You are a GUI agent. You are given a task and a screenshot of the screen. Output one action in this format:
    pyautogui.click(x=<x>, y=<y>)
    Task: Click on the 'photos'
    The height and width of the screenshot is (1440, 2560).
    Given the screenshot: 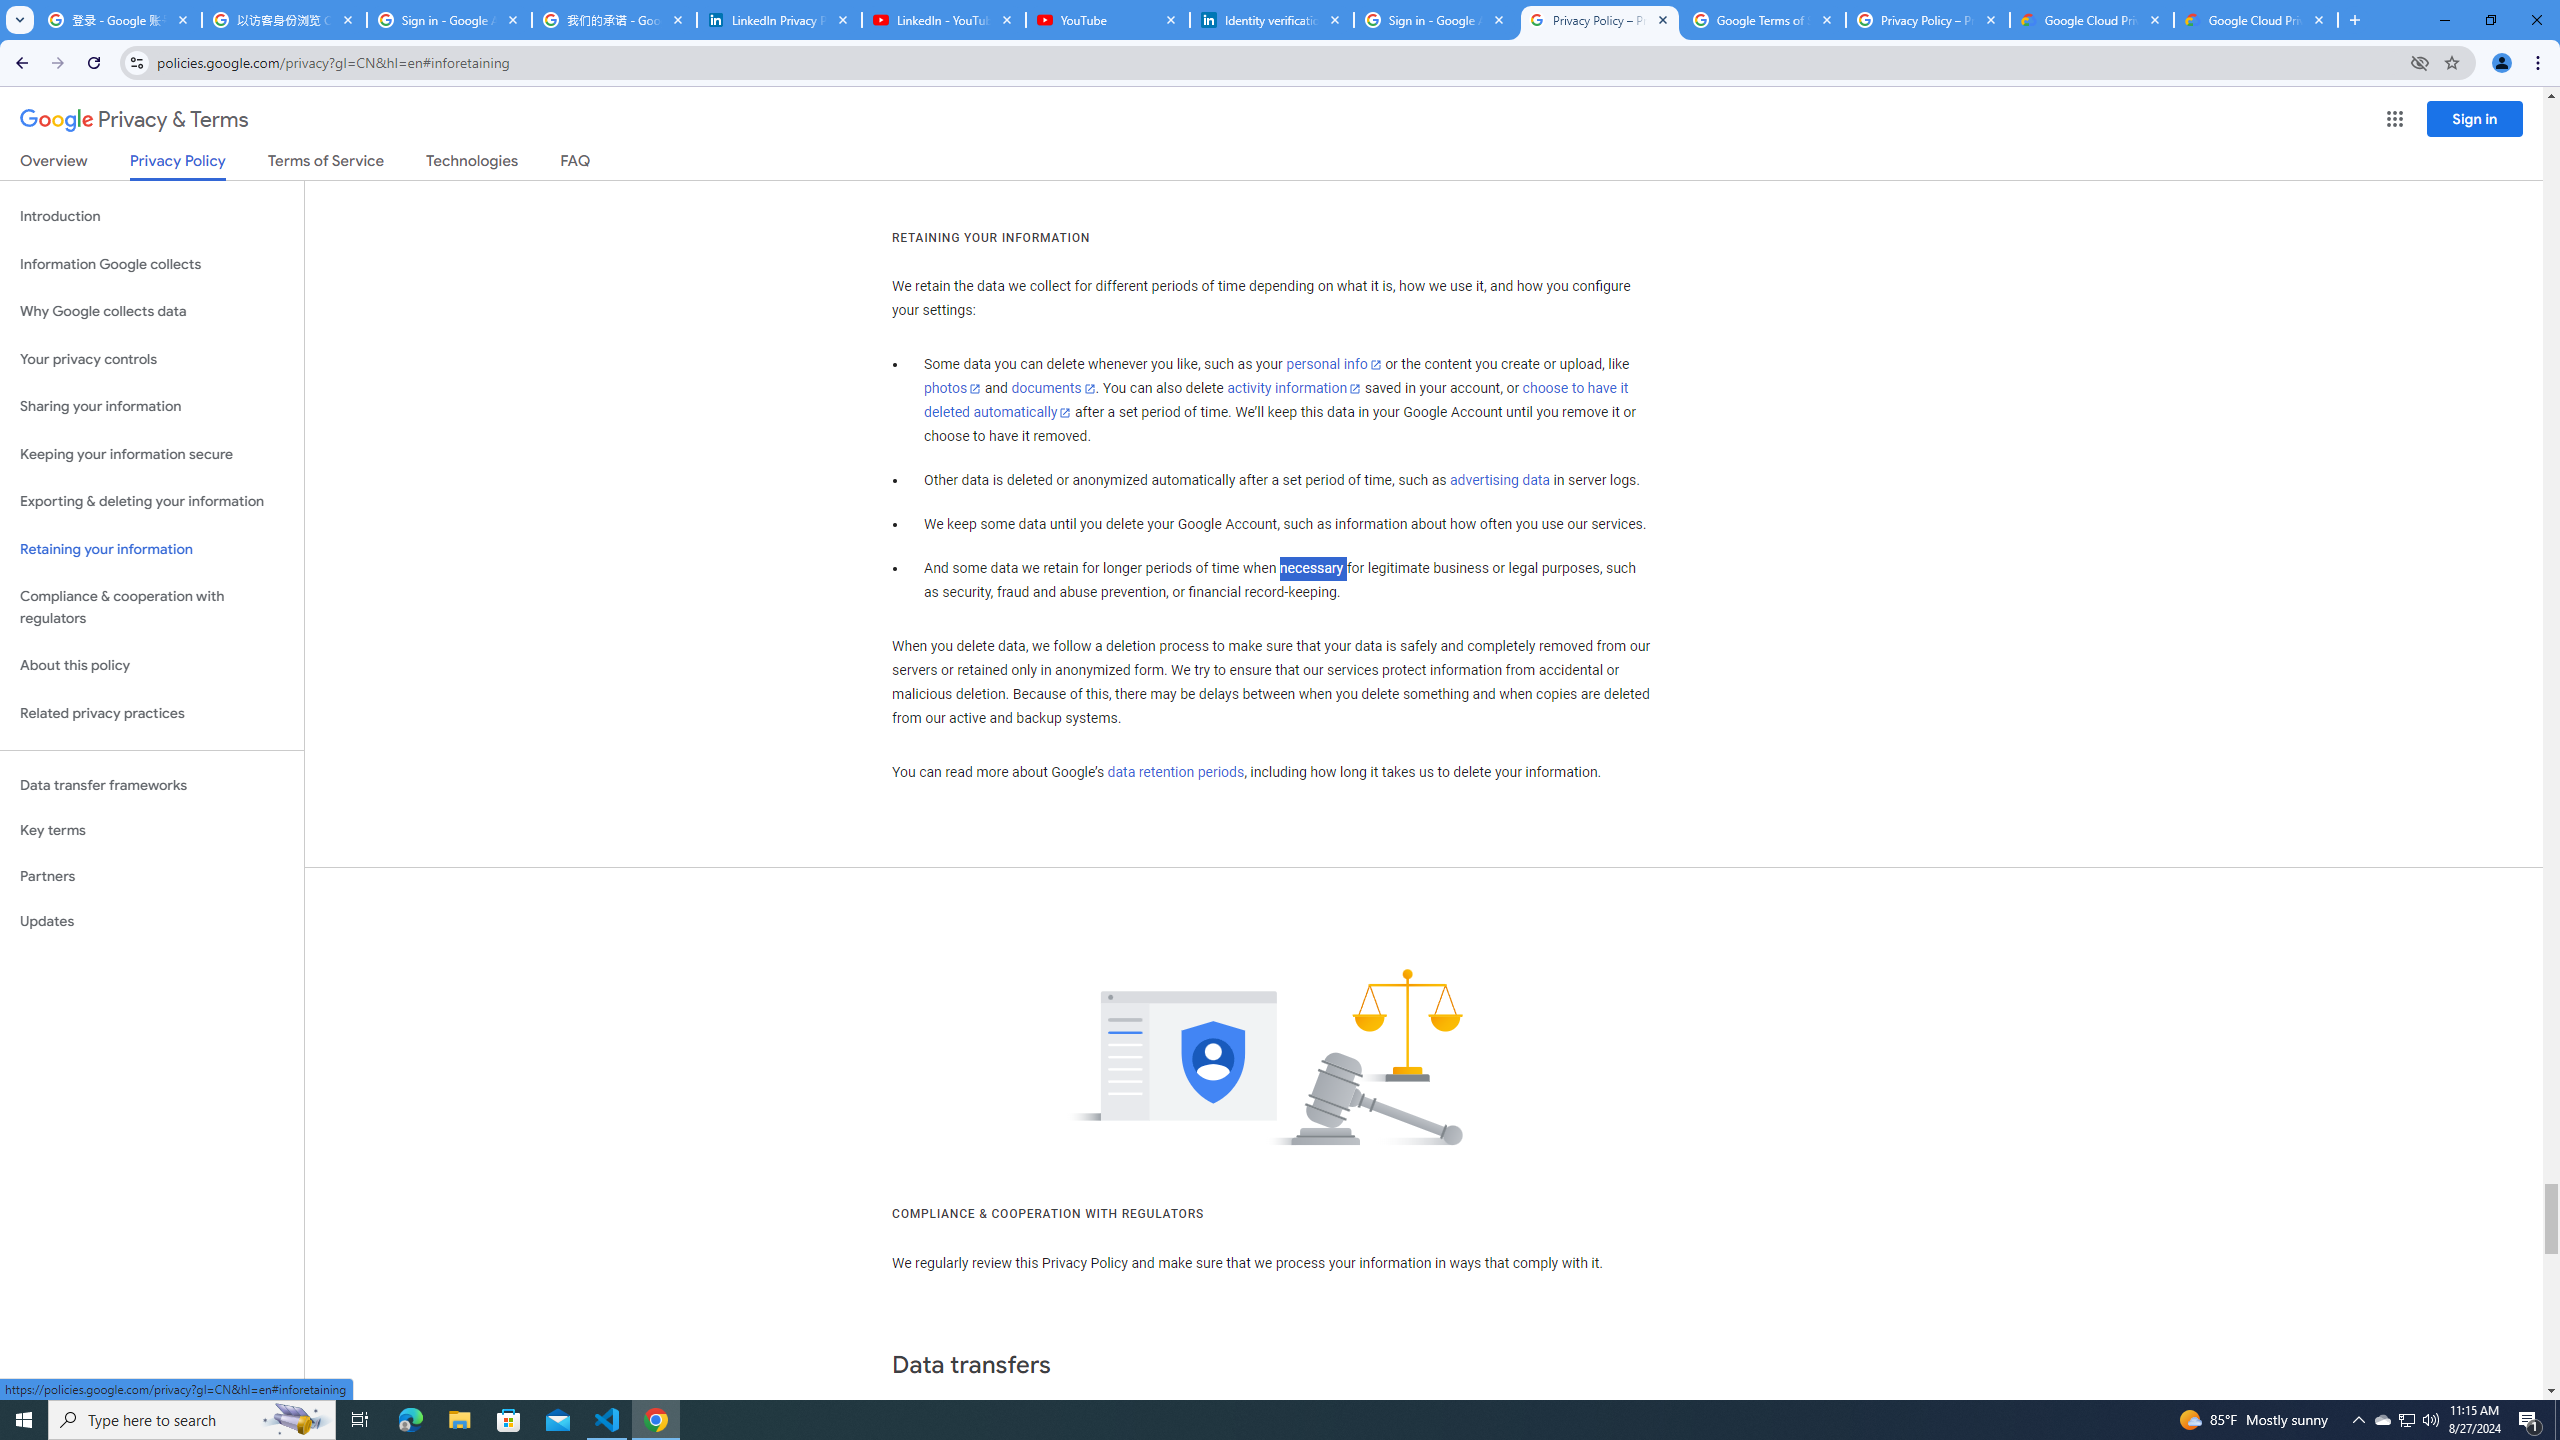 What is the action you would take?
    pyautogui.click(x=953, y=387)
    